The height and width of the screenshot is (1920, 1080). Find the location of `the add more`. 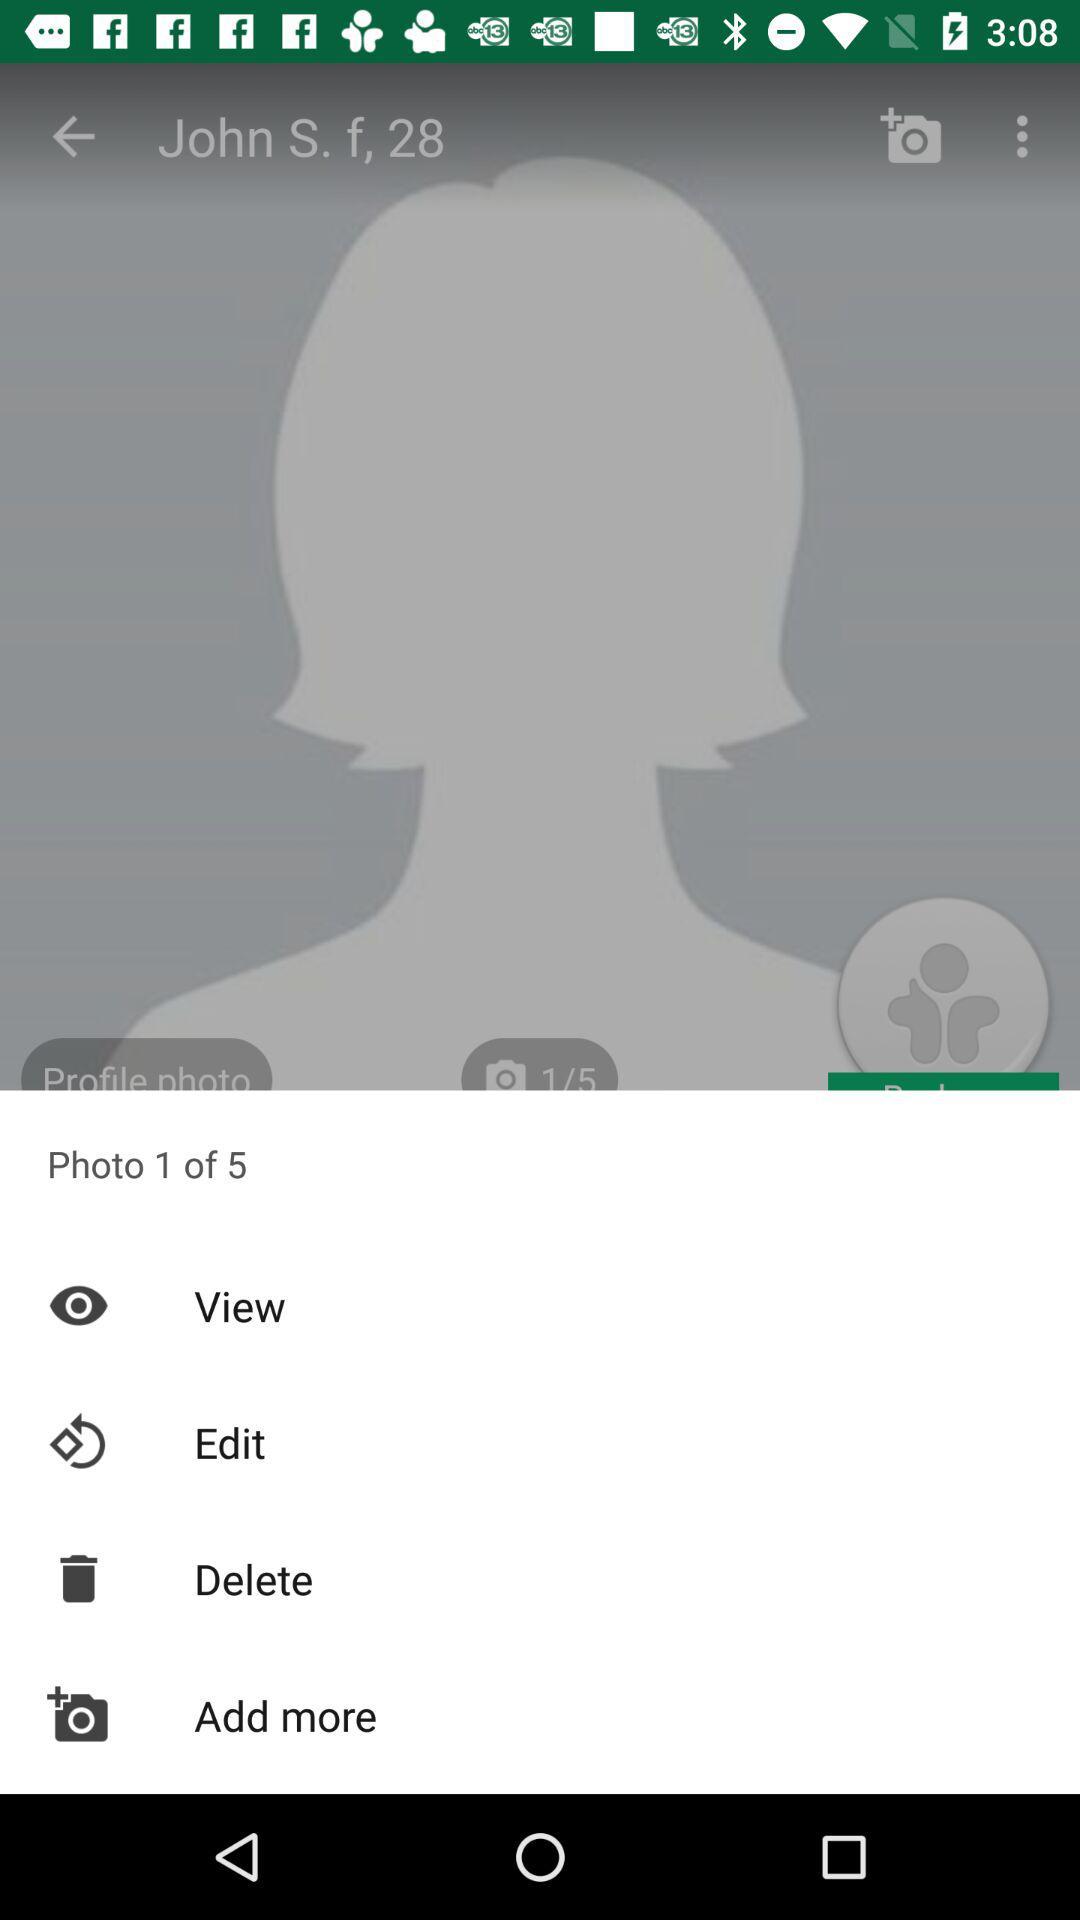

the add more is located at coordinates (540, 1714).